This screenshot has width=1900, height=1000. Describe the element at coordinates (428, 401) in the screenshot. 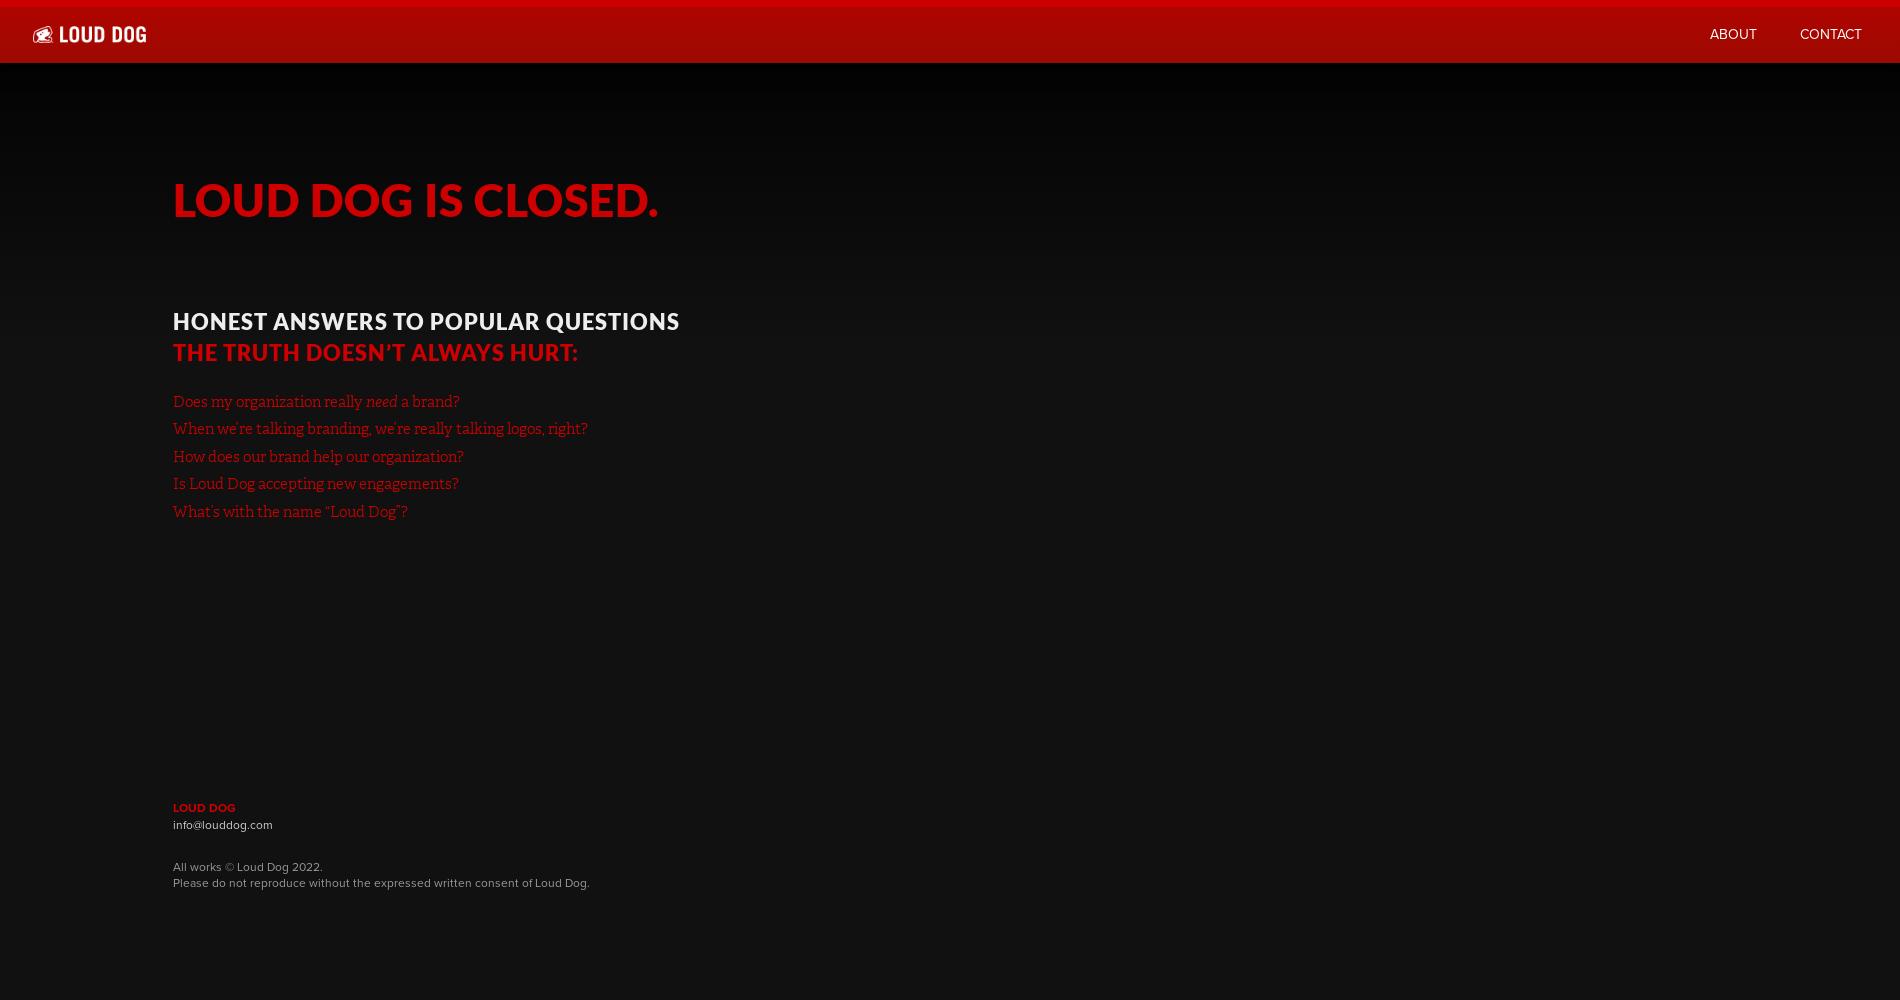

I see `'a brand?'` at that location.